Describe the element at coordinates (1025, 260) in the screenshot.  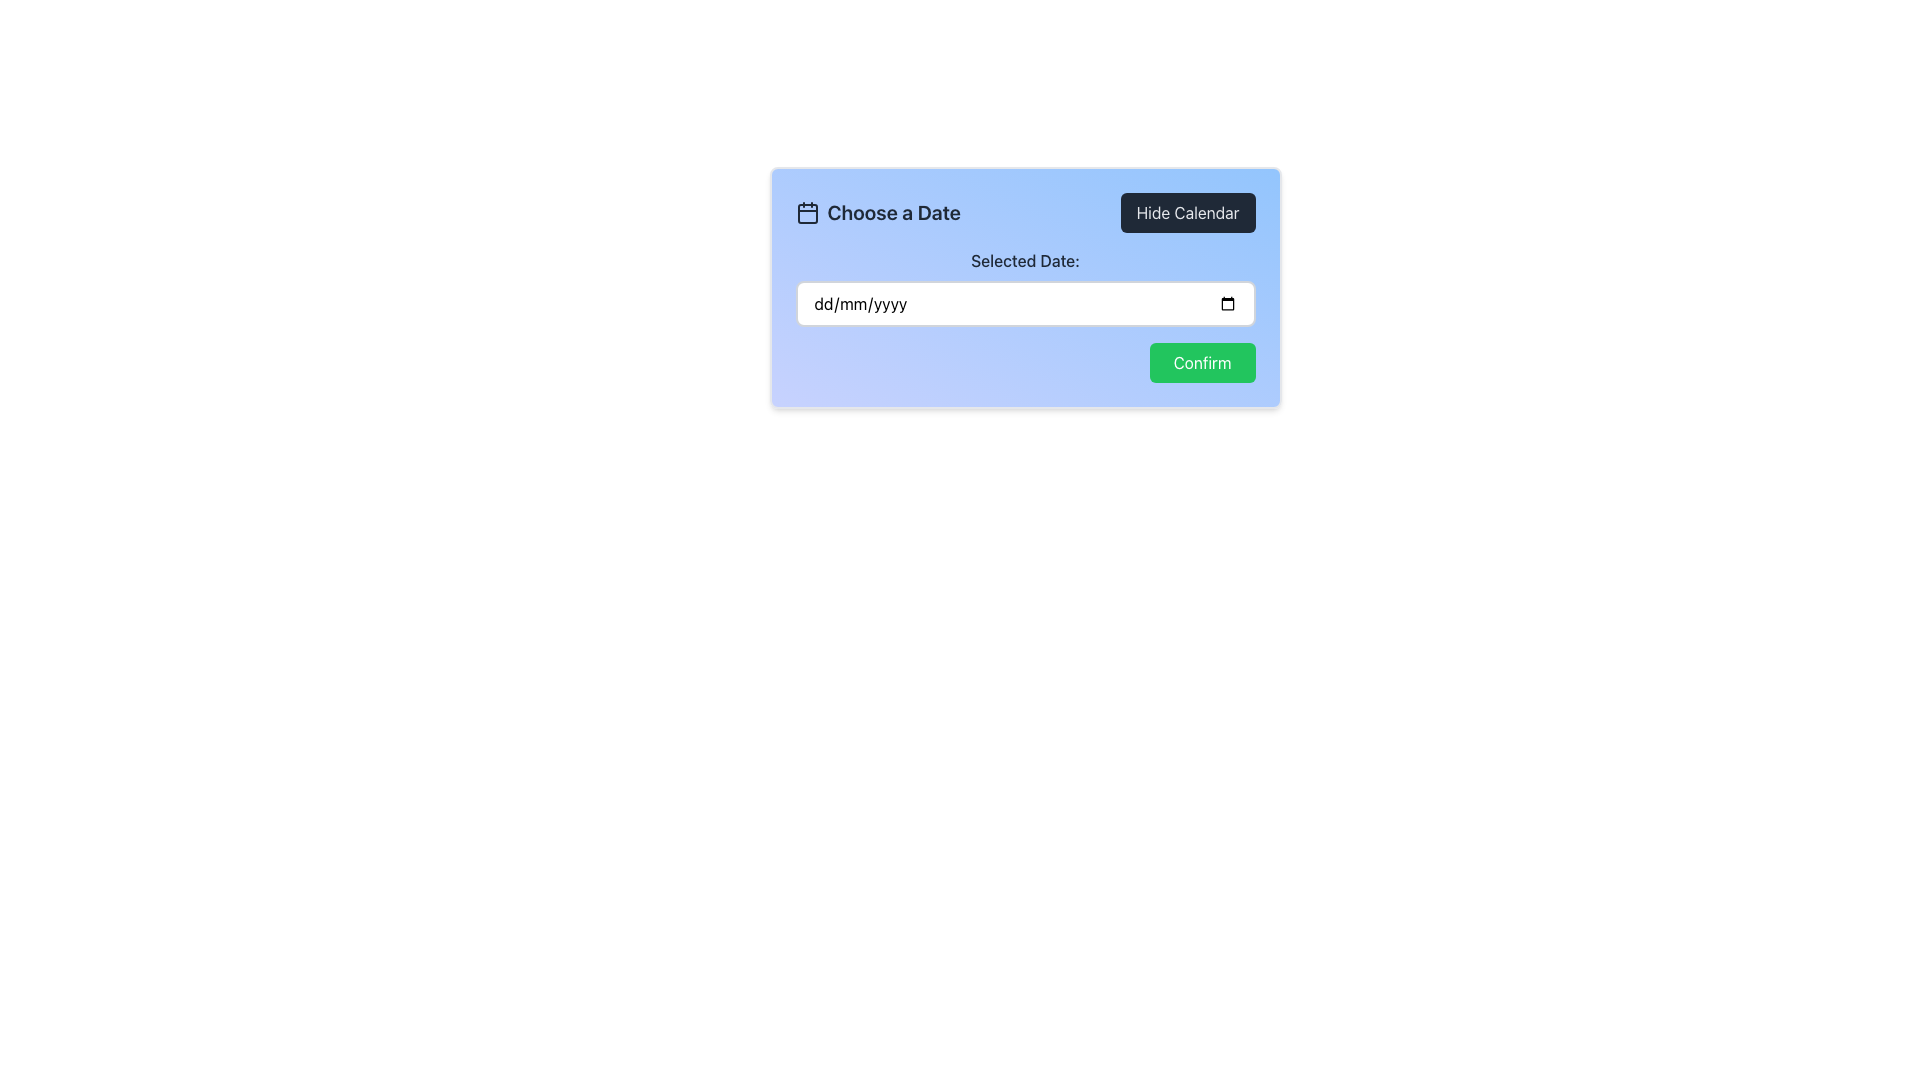
I see `the static text label that provides descriptive information about the associated date input field located under 'Choose a Date'` at that location.